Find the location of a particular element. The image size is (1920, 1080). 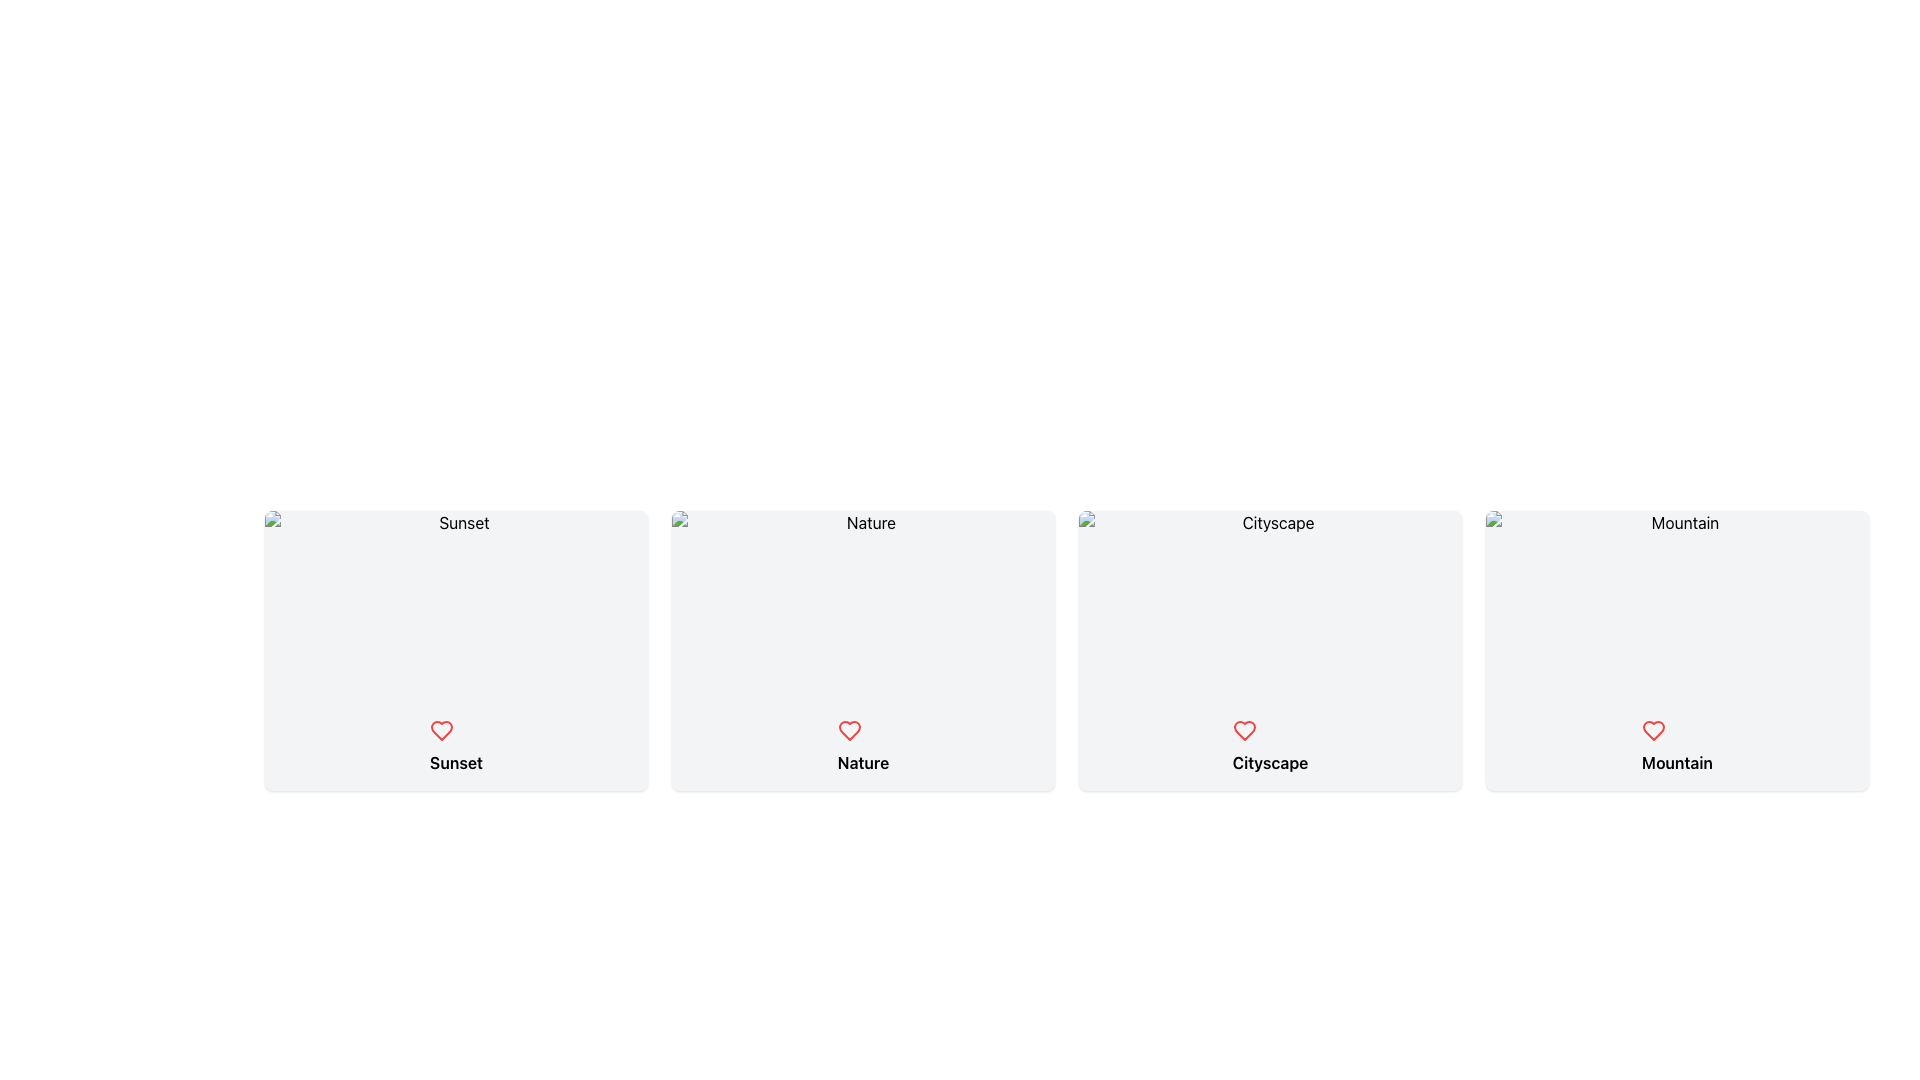

the content of the image element that represents the 'Cityscape' category, located at the top of the card layout, below the 'Cityscape' text is located at coordinates (1269, 605).